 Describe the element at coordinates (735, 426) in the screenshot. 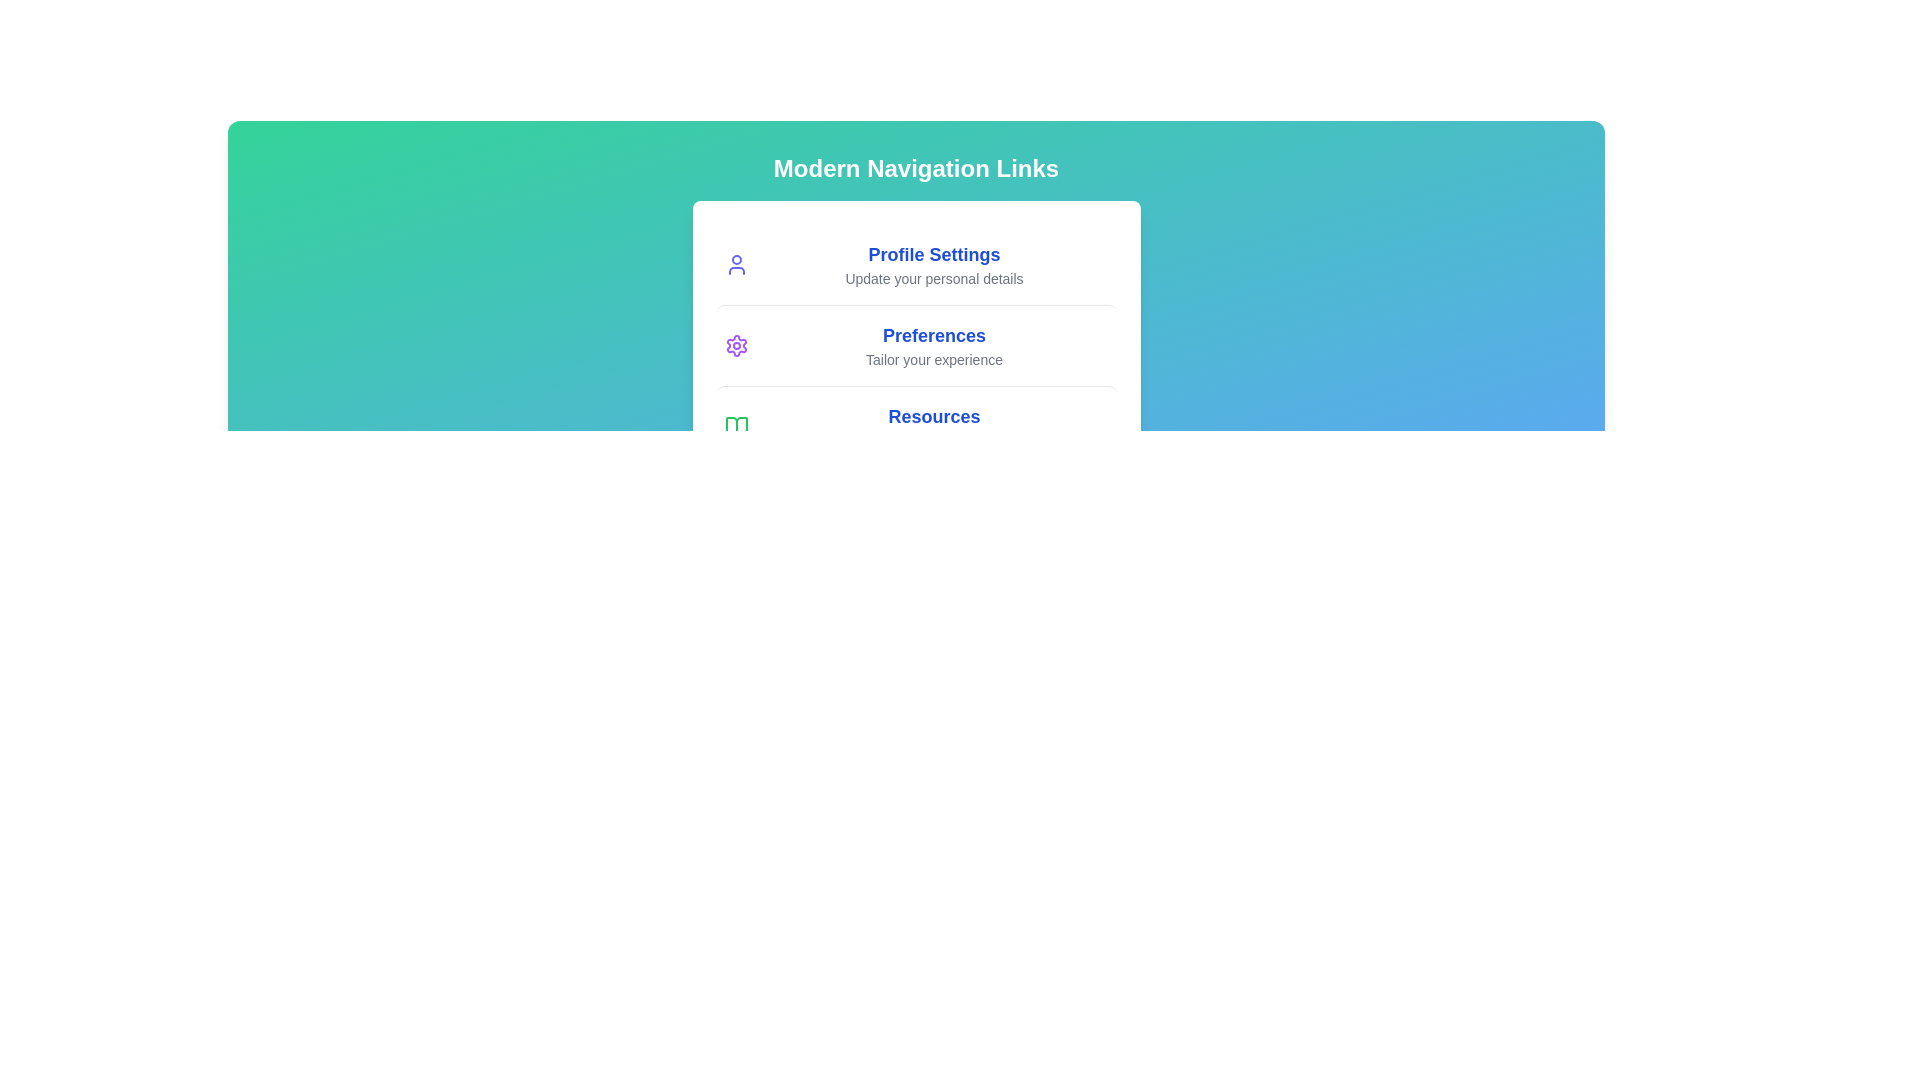

I see `the icon located to the left of the 'Resources' text in the last item of the vertical menu within the 'Modern Navigation Links' section` at that location.